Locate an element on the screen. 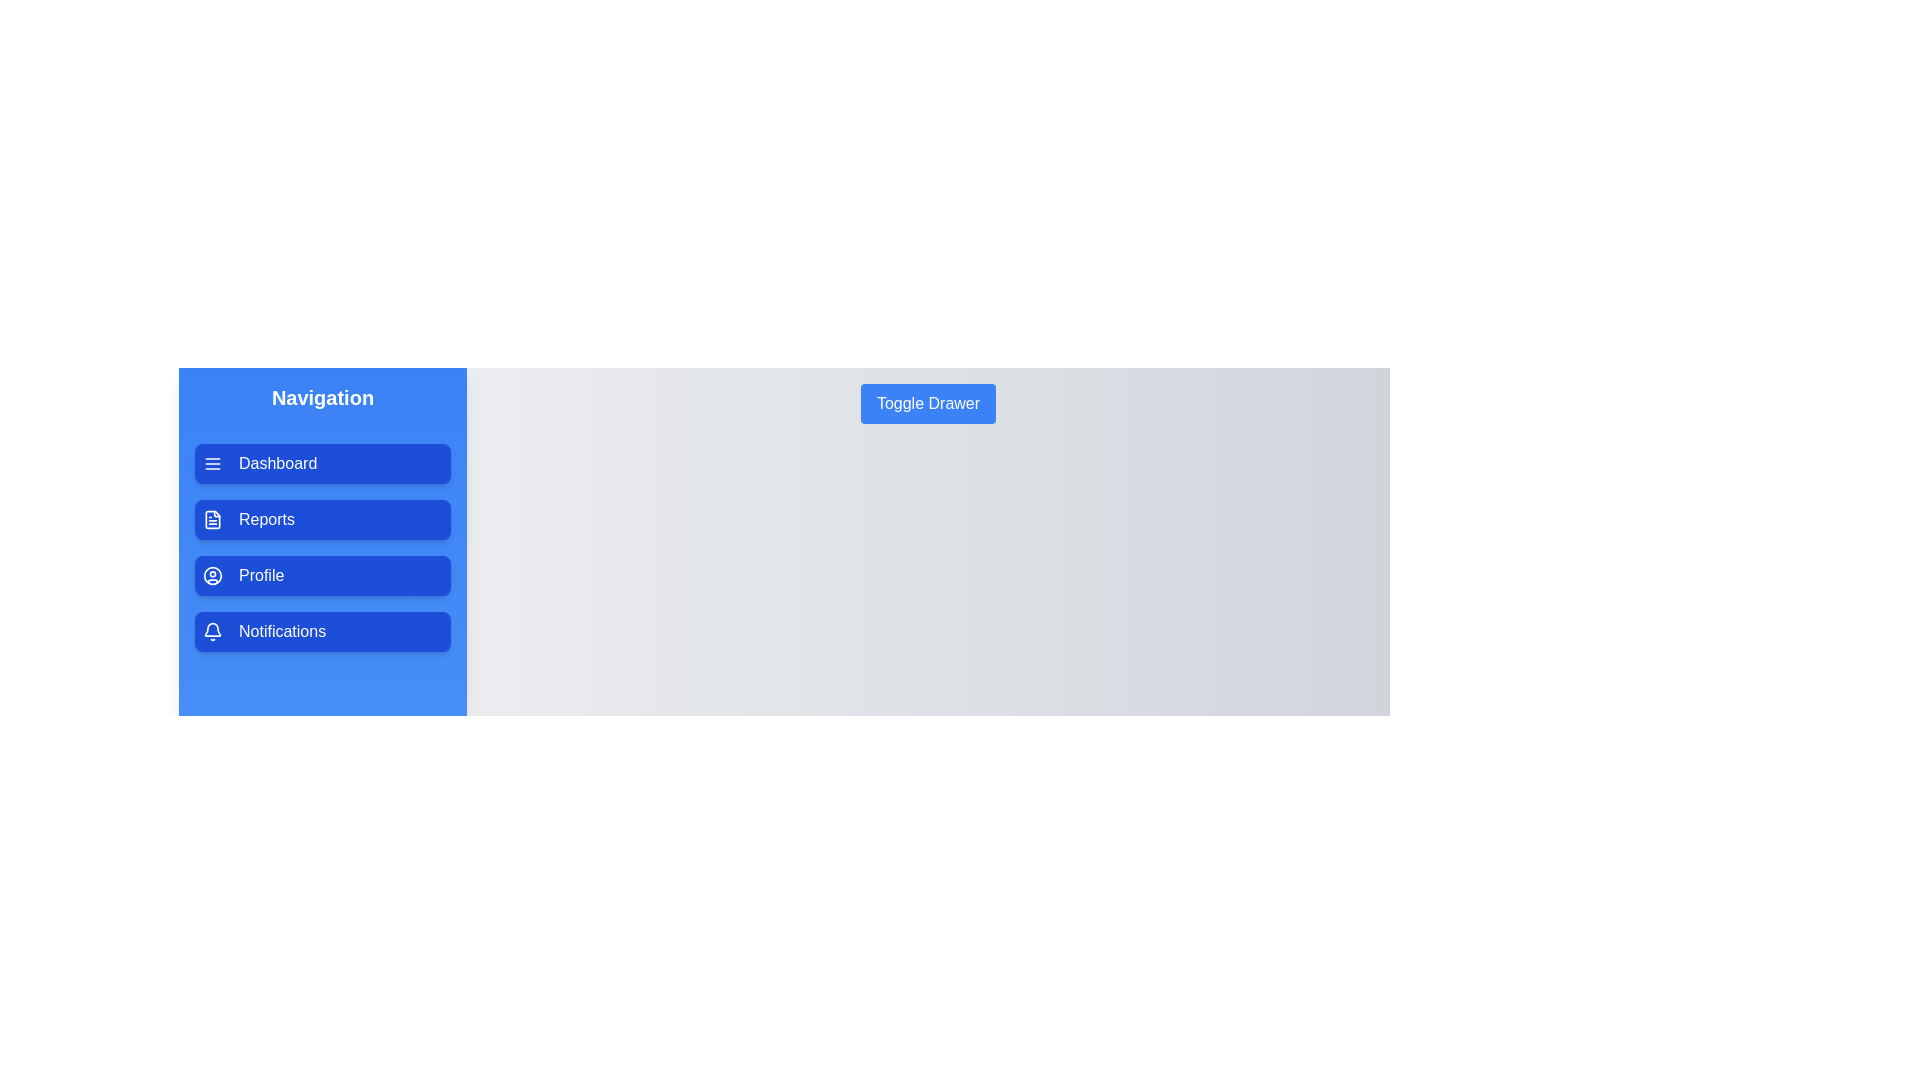  the menu item Profile to observe its hover effect is located at coordinates (322, 575).